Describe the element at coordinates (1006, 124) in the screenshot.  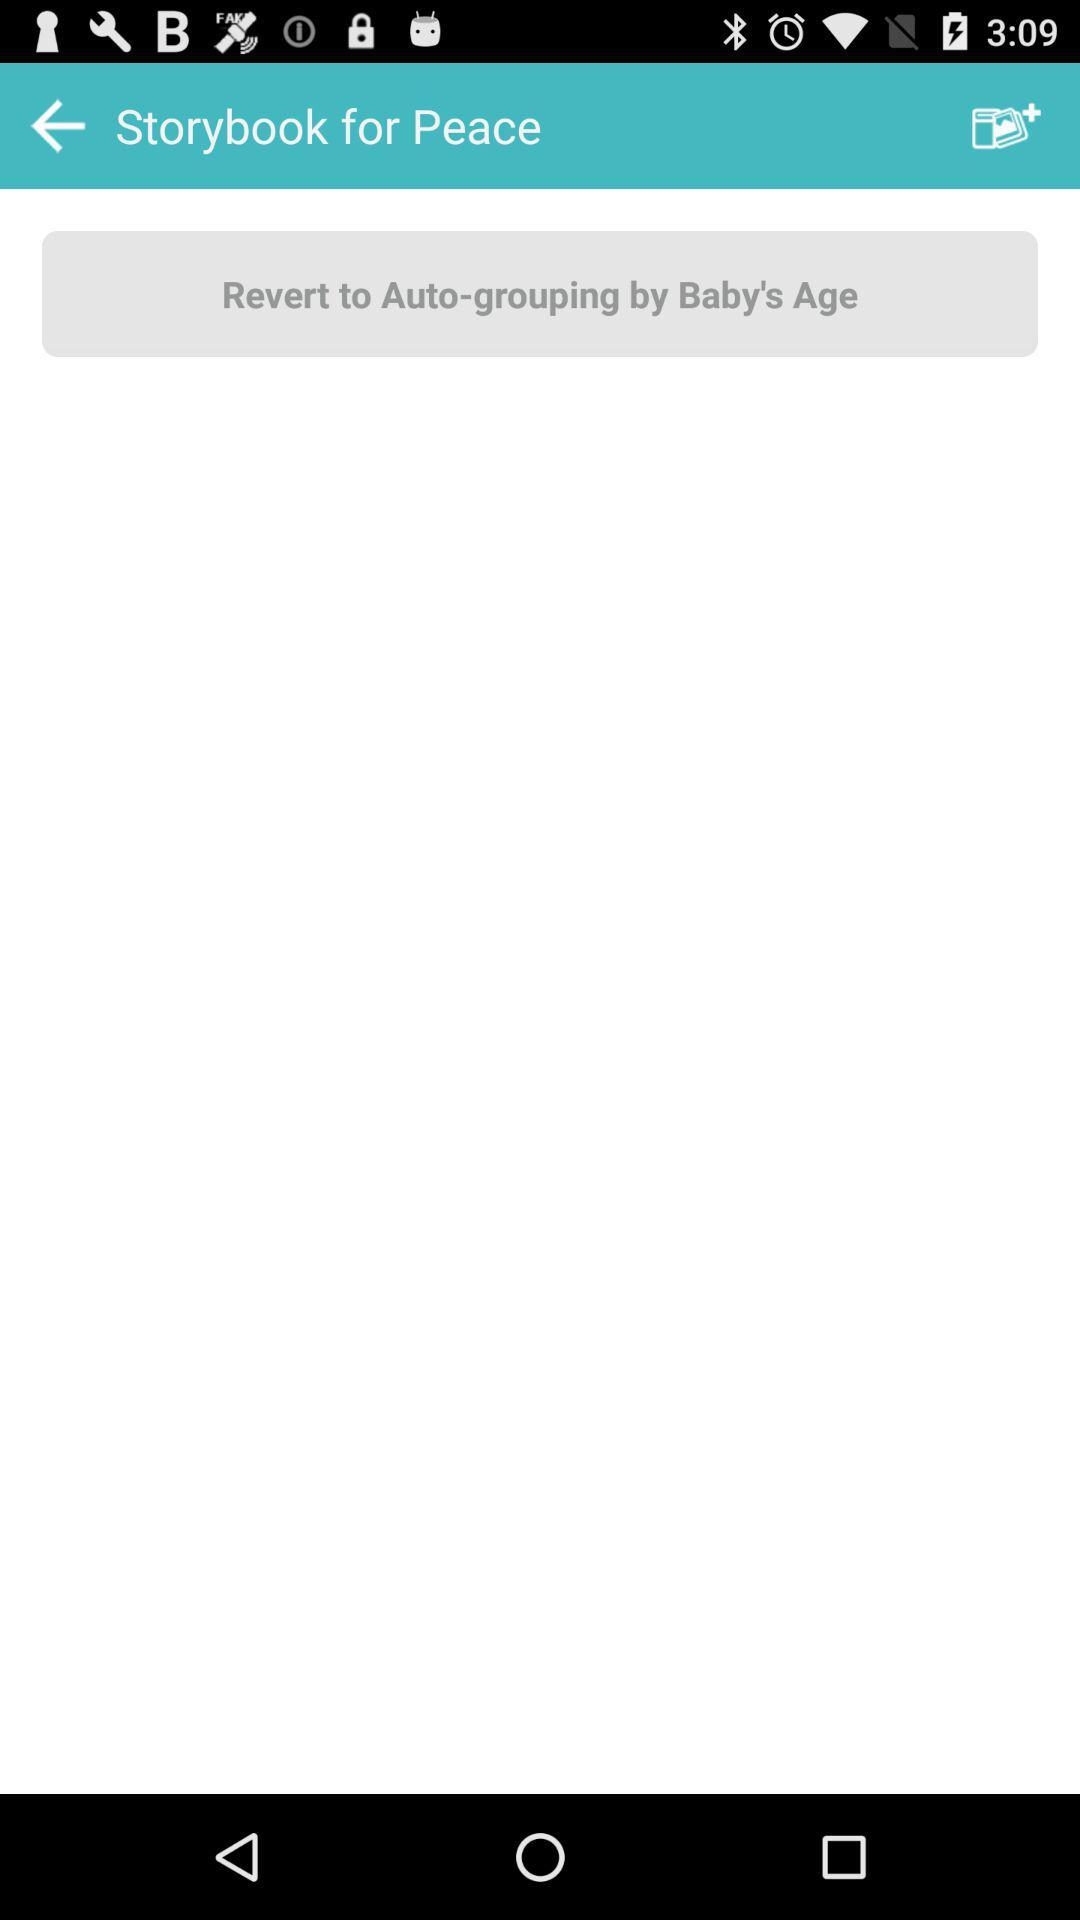
I see `item above revert to auto item` at that location.